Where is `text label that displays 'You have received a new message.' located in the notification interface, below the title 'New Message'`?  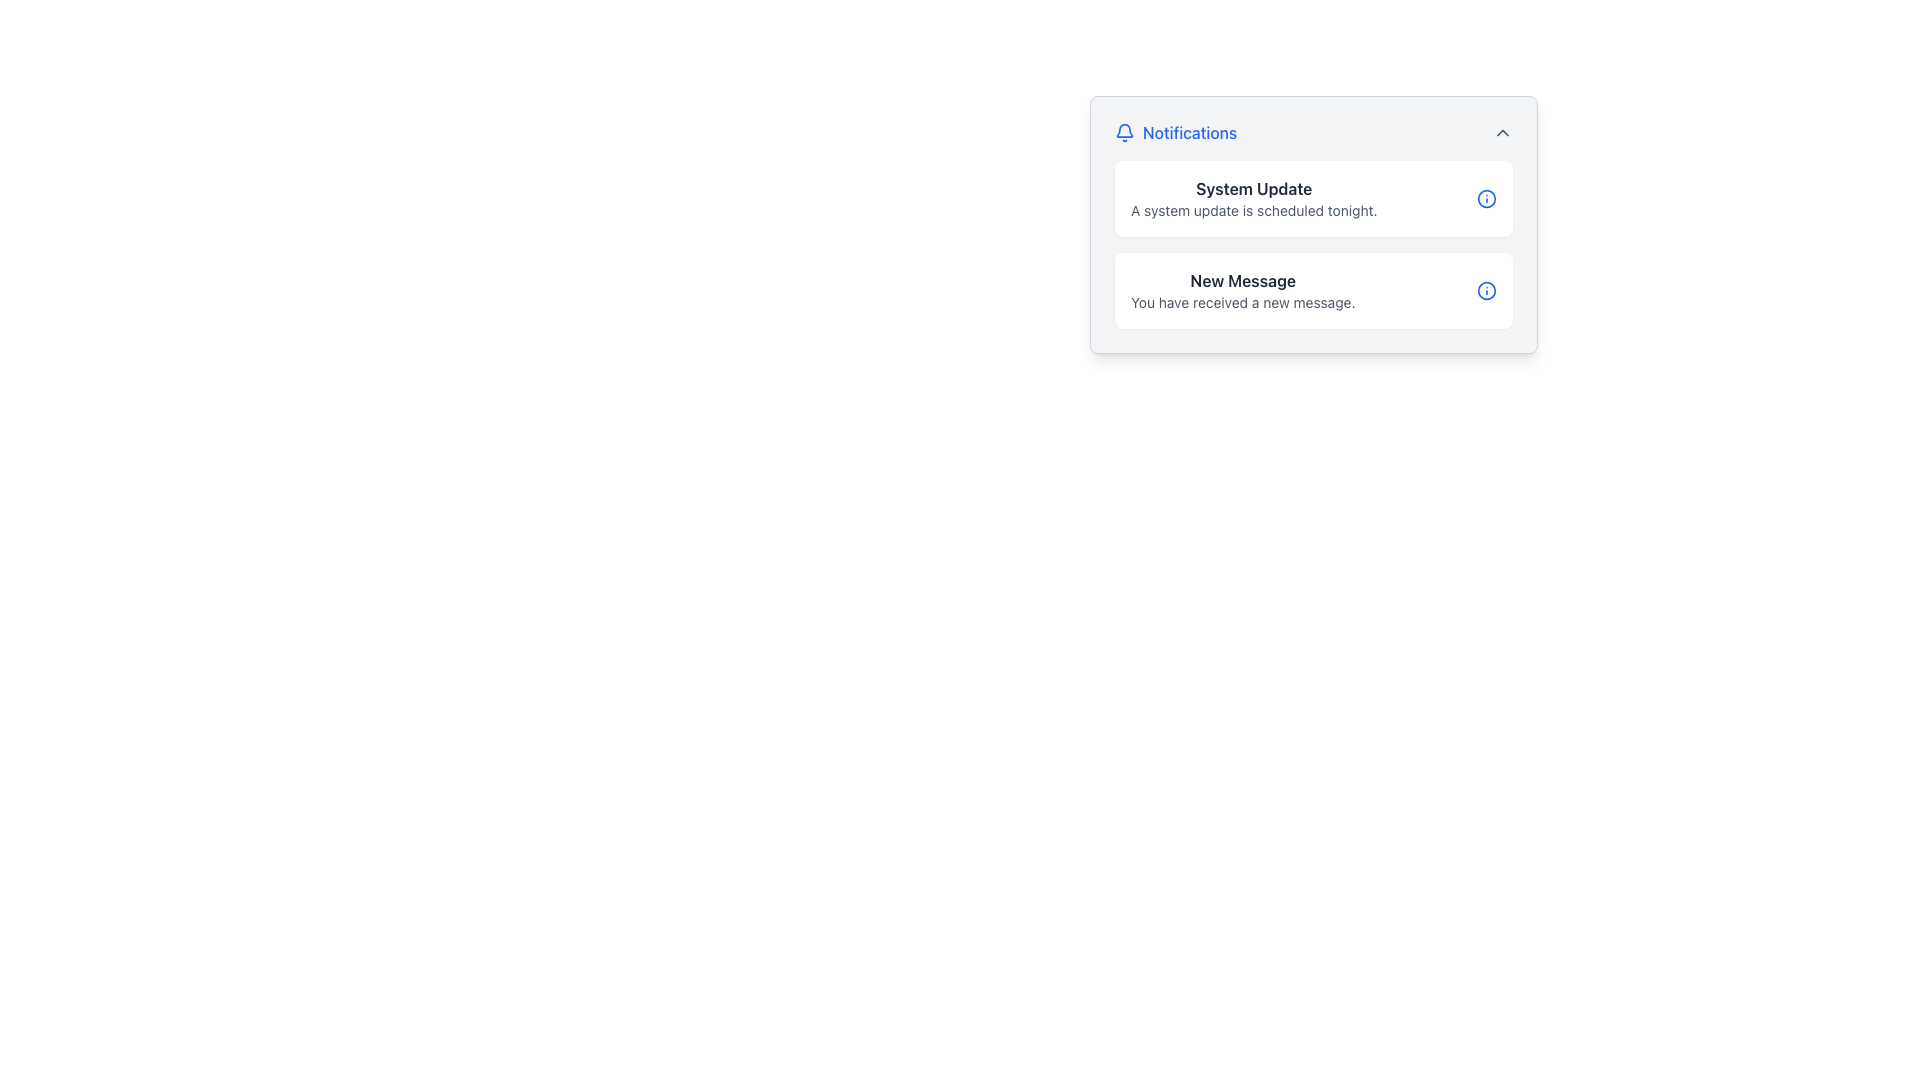 text label that displays 'You have received a new message.' located in the notification interface, below the title 'New Message' is located at coordinates (1242, 303).